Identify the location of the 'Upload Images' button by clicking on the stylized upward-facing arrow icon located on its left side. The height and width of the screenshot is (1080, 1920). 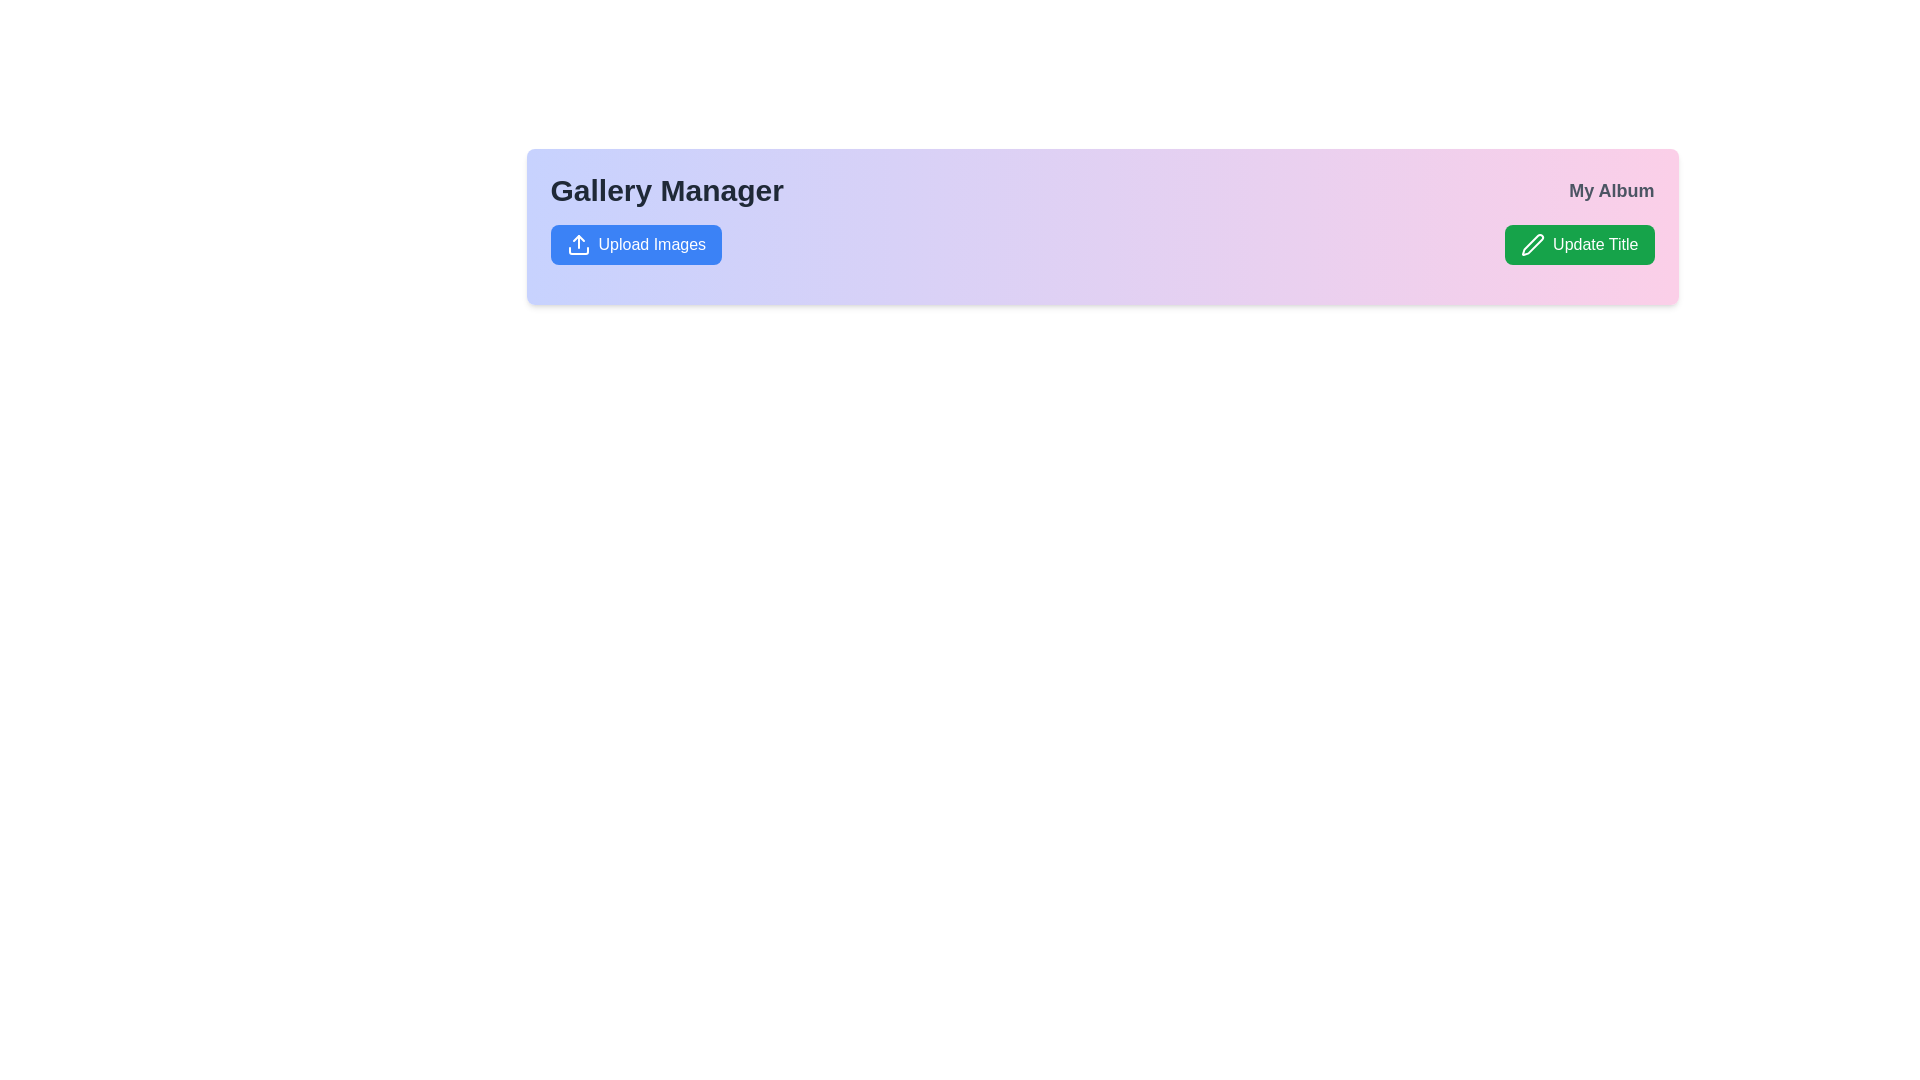
(577, 244).